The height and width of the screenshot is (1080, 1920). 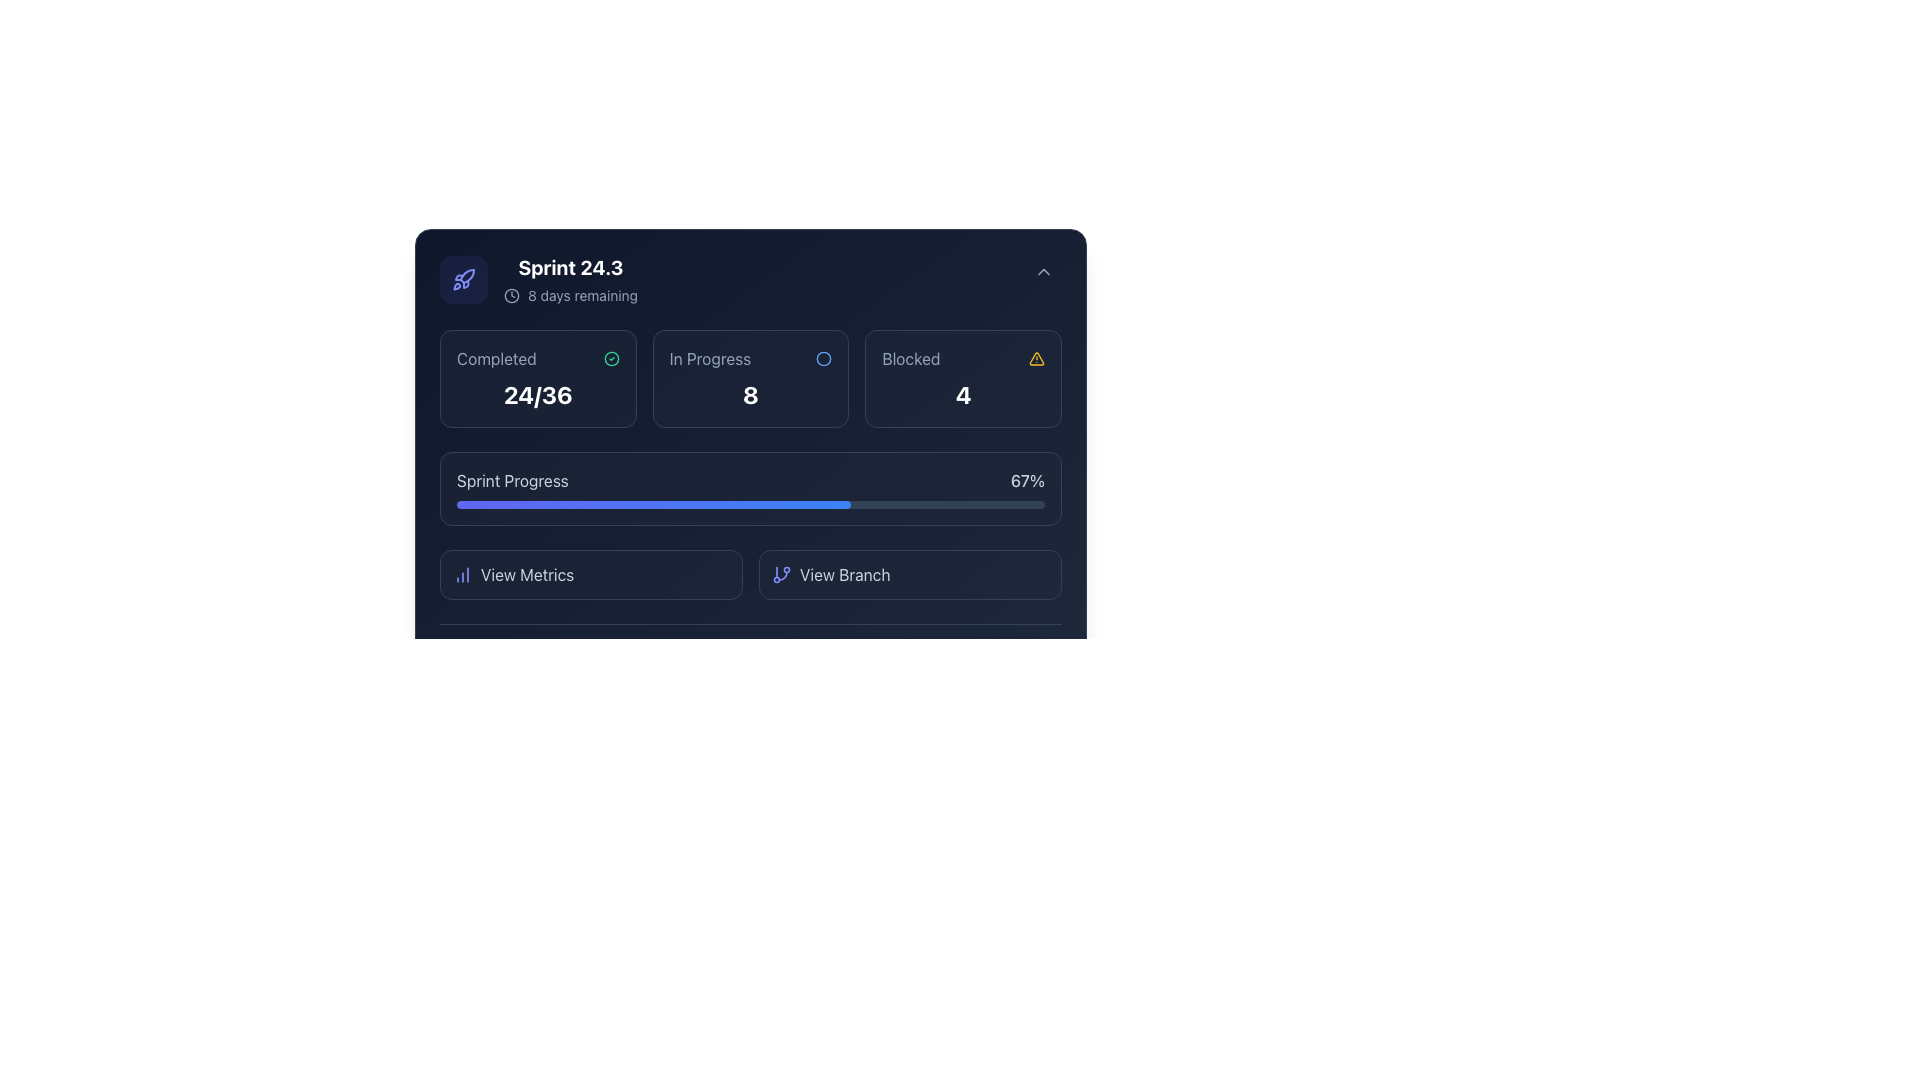 What do you see at coordinates (538, 394) in the screenshot?
I see `the Text label displaying '24/36', which indicates the completed tasks within the 'Completed' section in the top-left corner of the interface` at bounding box center [538, 394].